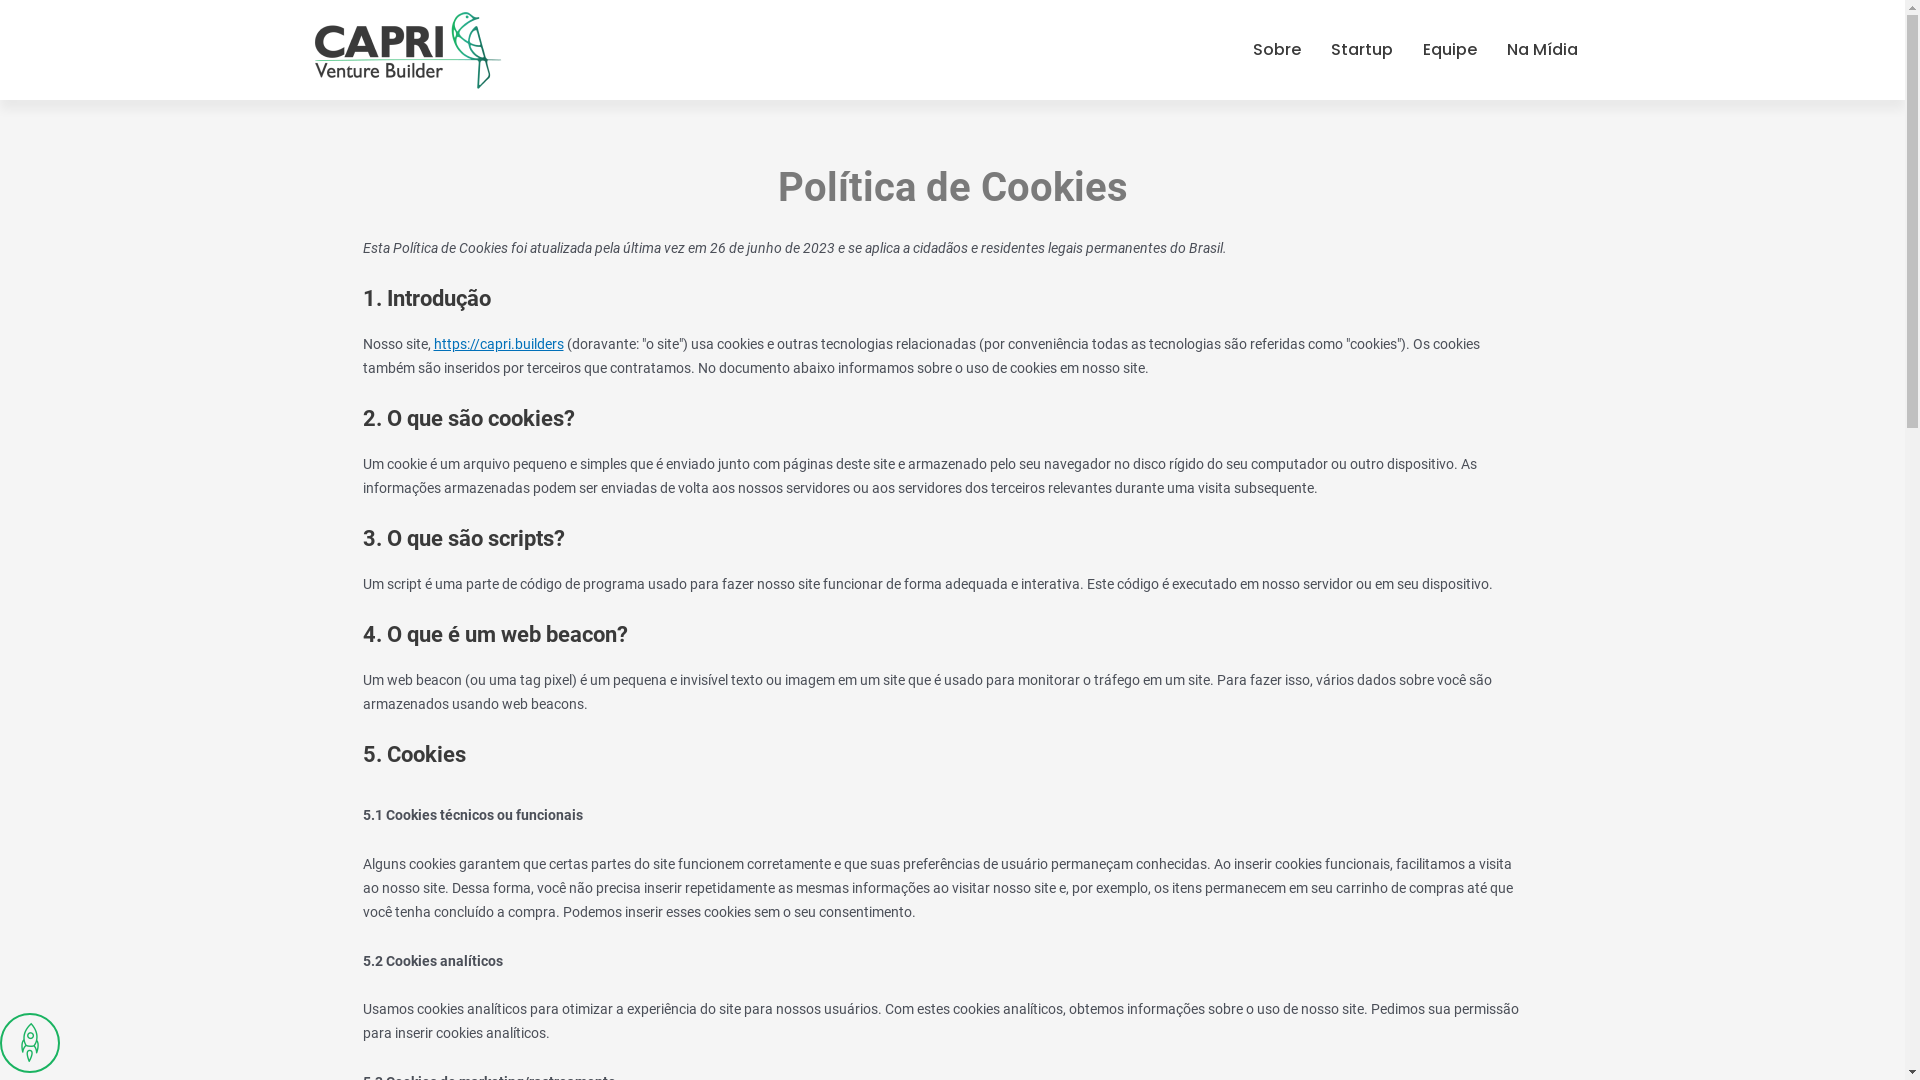  What do you see at coordinates (1275, 49) in the screenshot?
I see `'Sobre'` at bounding box center [1275, 49].